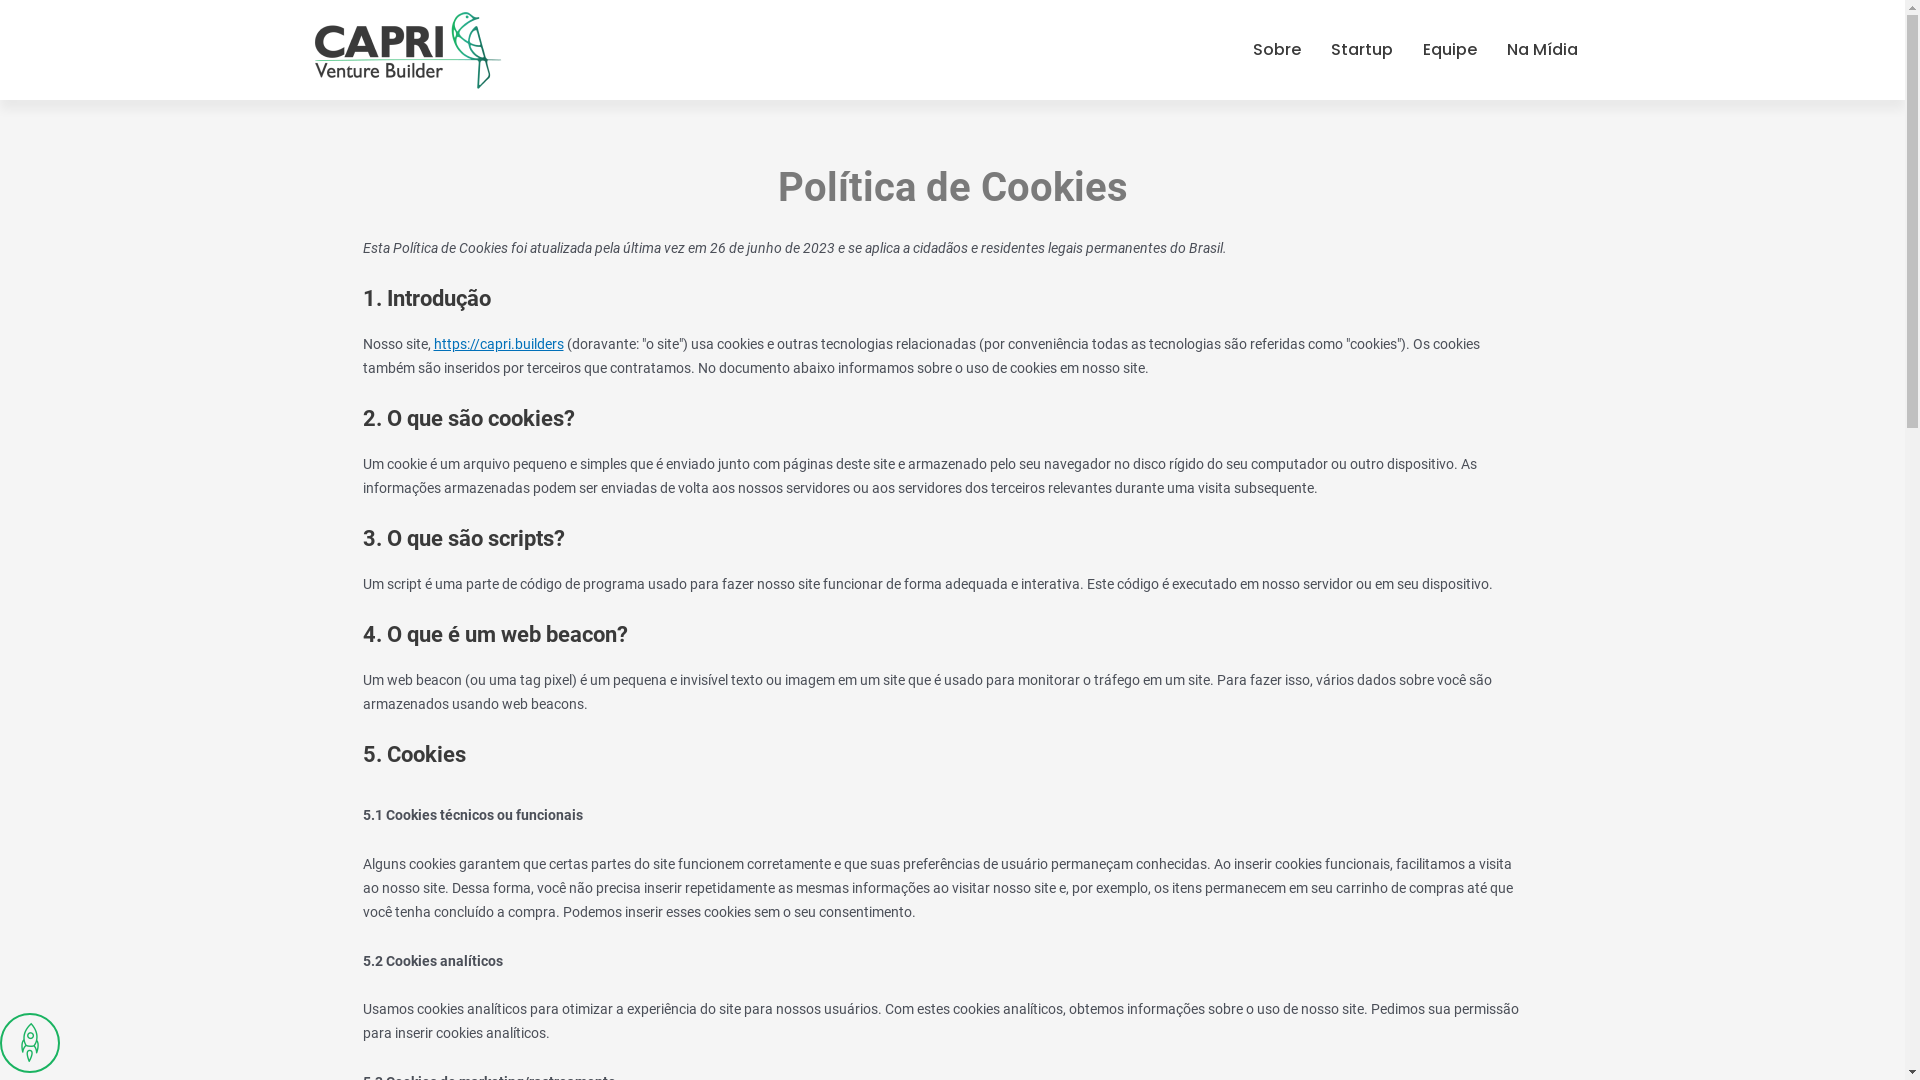  What do you see at coordinates (1275, 49) in the screenshot?
I see `'Sobre'` at bounding box center [1275, 49].